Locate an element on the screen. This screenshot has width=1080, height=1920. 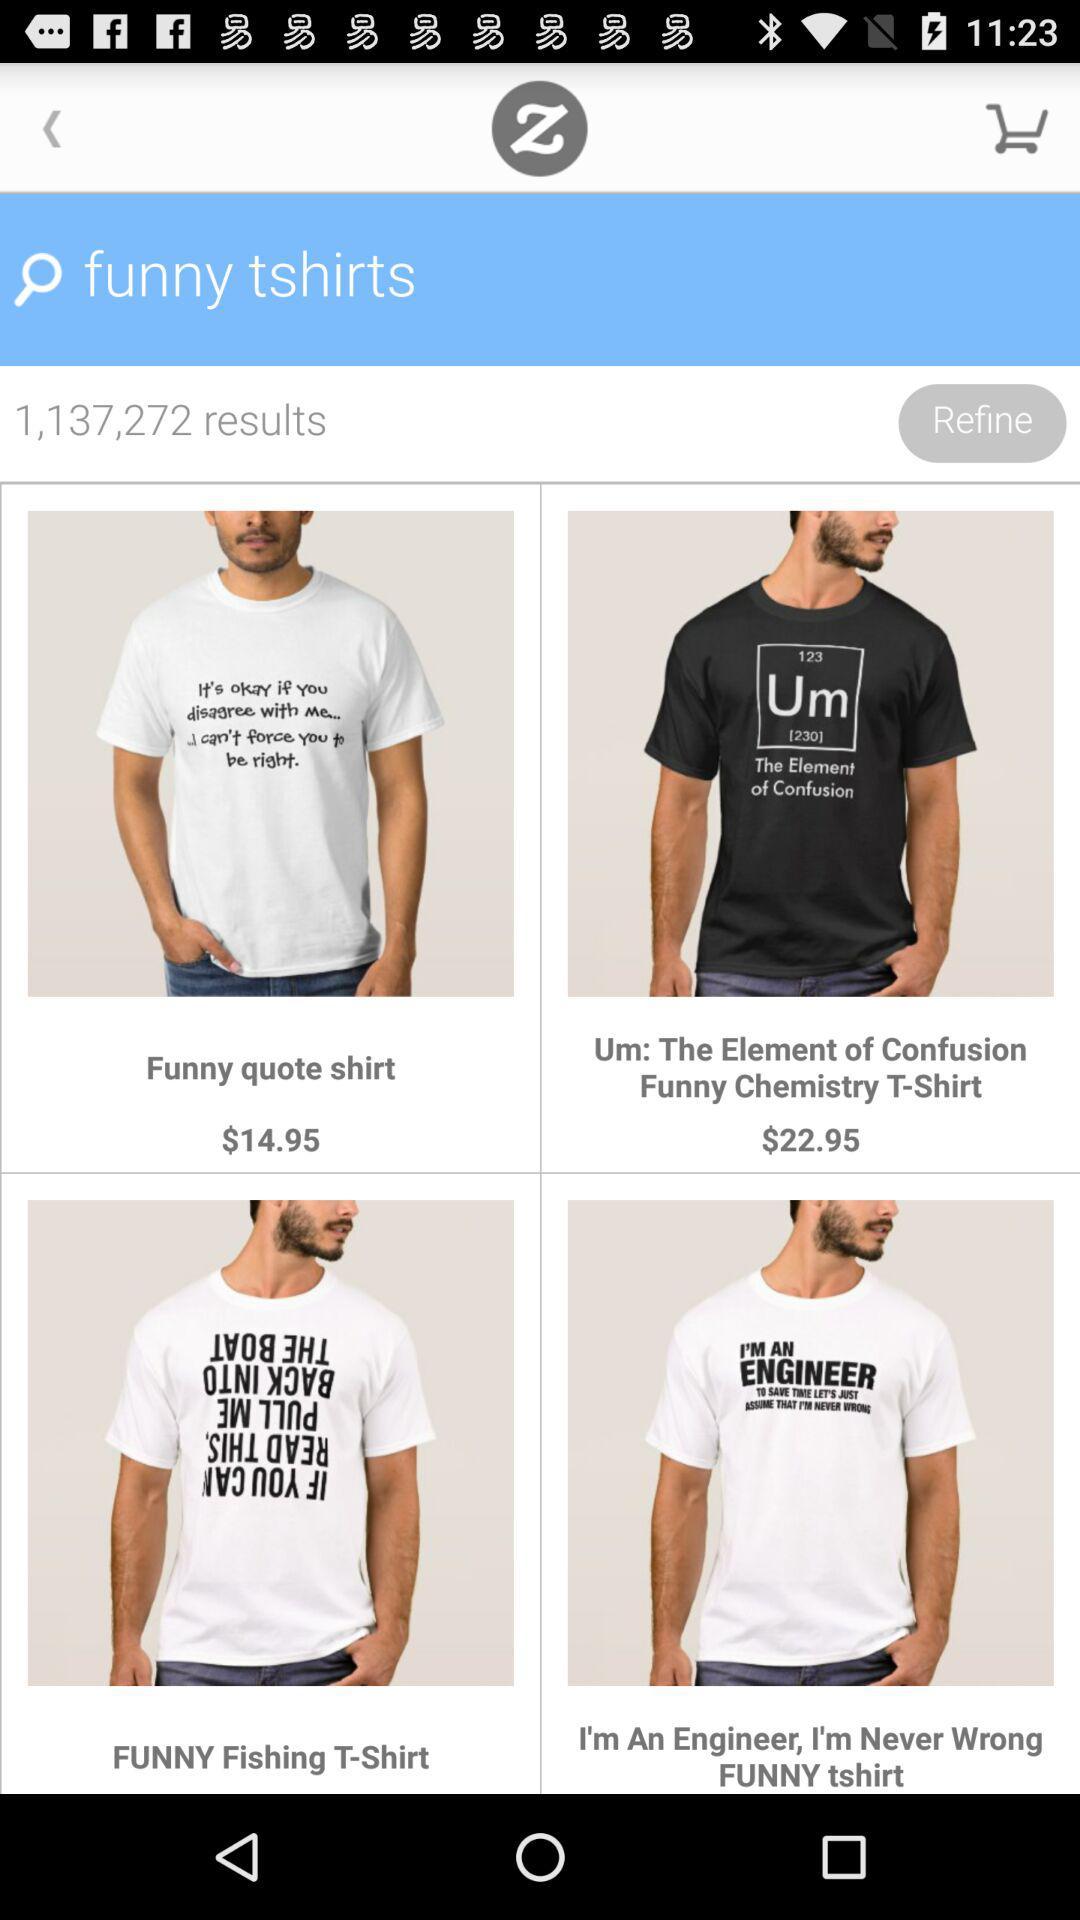
a place to view shopping cart is located at coordinates (1017, 127).